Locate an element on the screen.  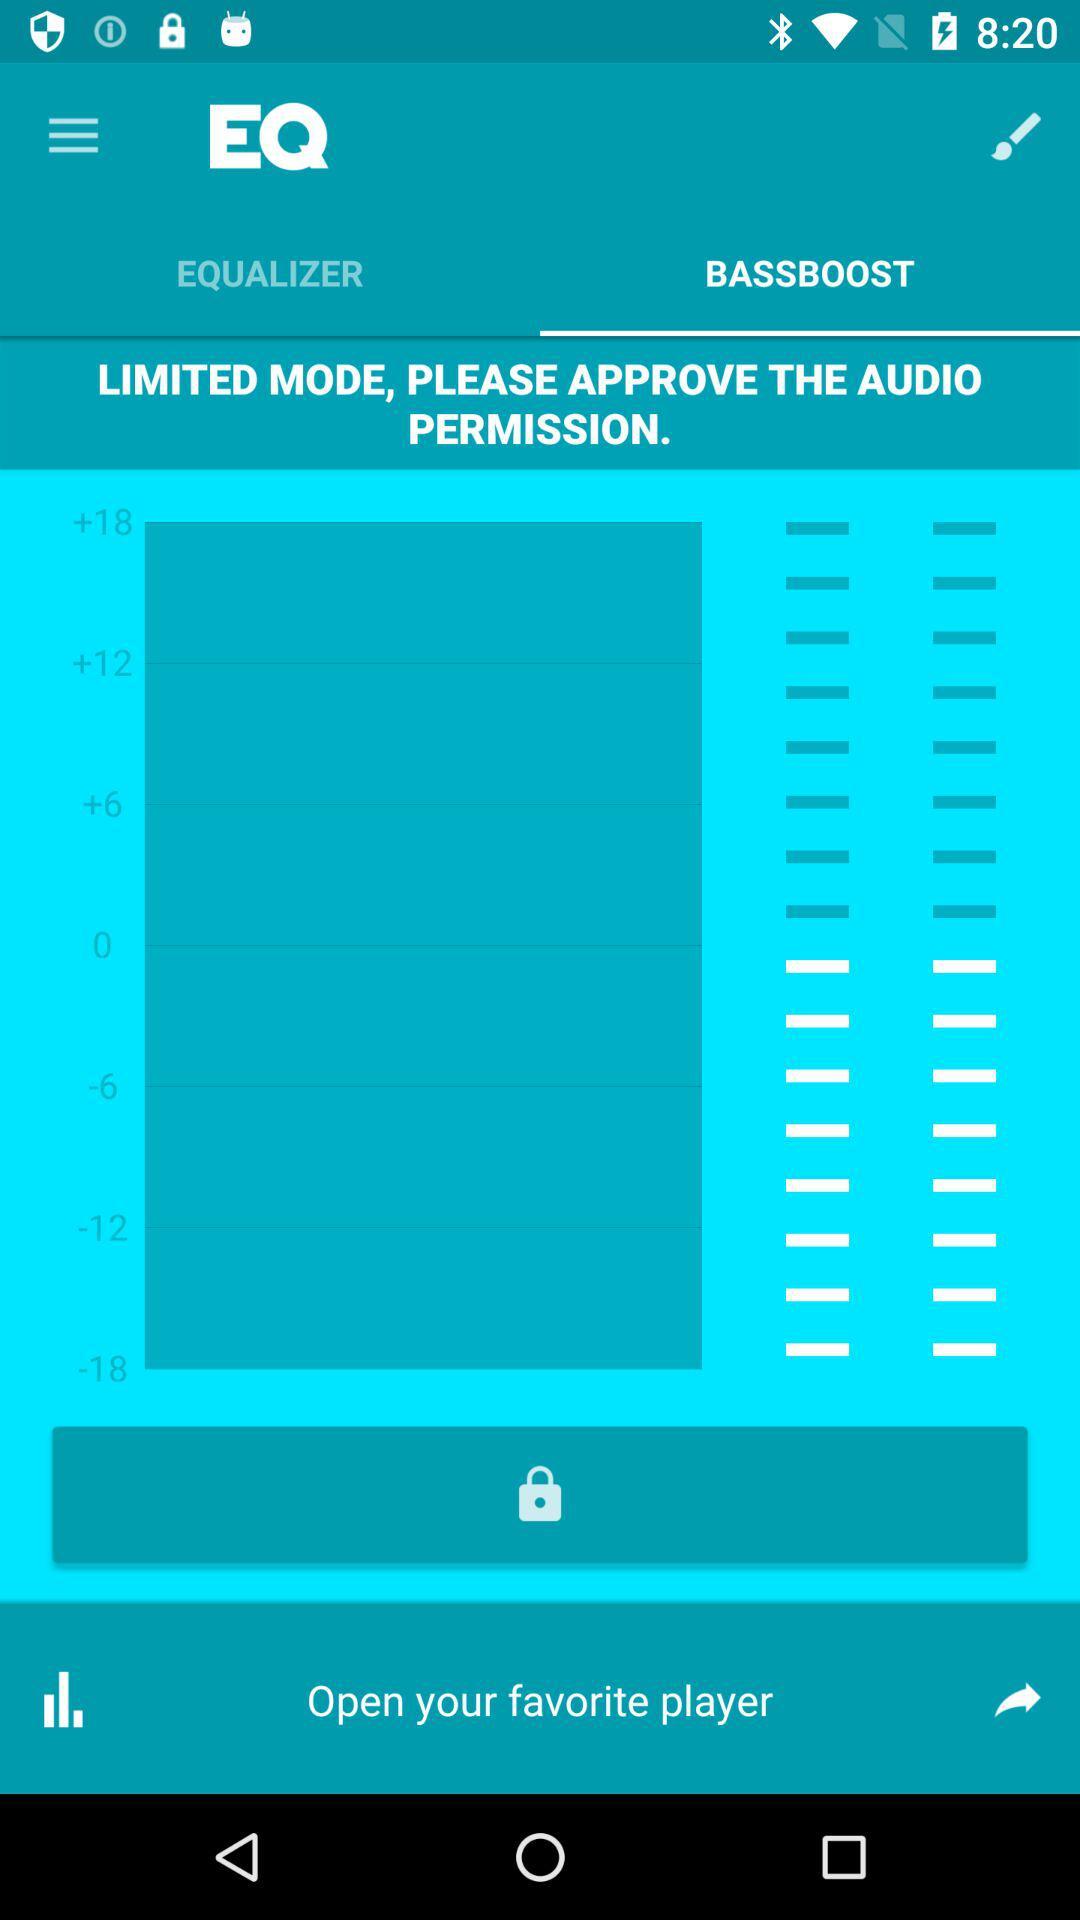
the equalizer icon is located at coordinates (270, 272).